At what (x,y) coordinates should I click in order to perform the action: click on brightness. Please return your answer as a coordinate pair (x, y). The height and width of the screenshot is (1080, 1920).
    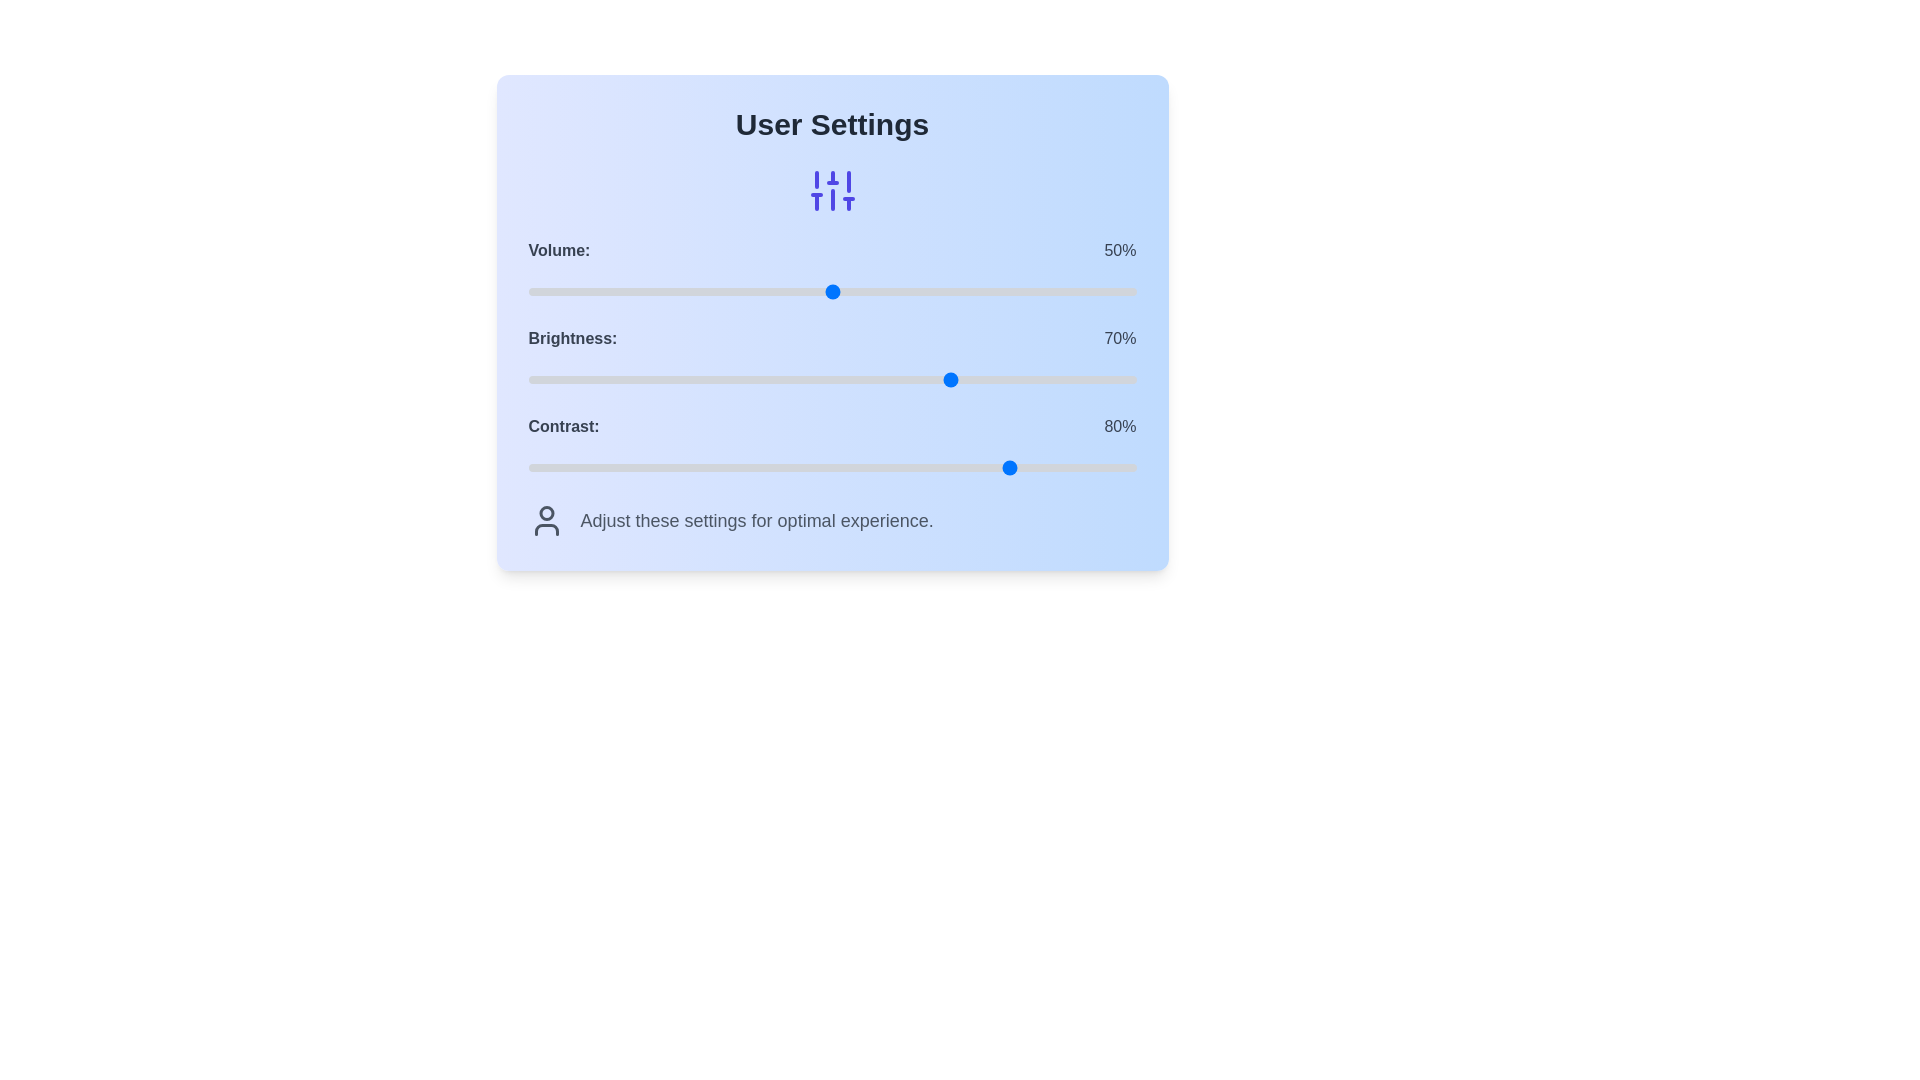
    Looking at the image, I should click on (710, 380).